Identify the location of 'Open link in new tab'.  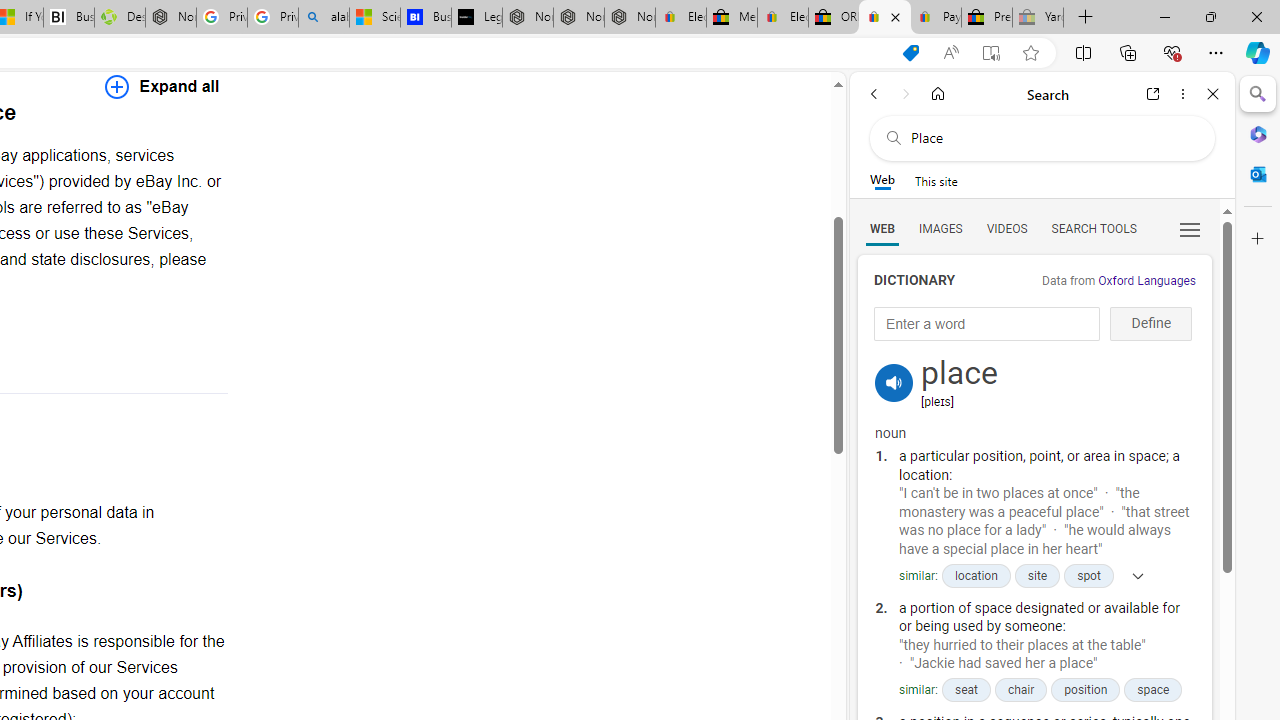
(1153, 93).